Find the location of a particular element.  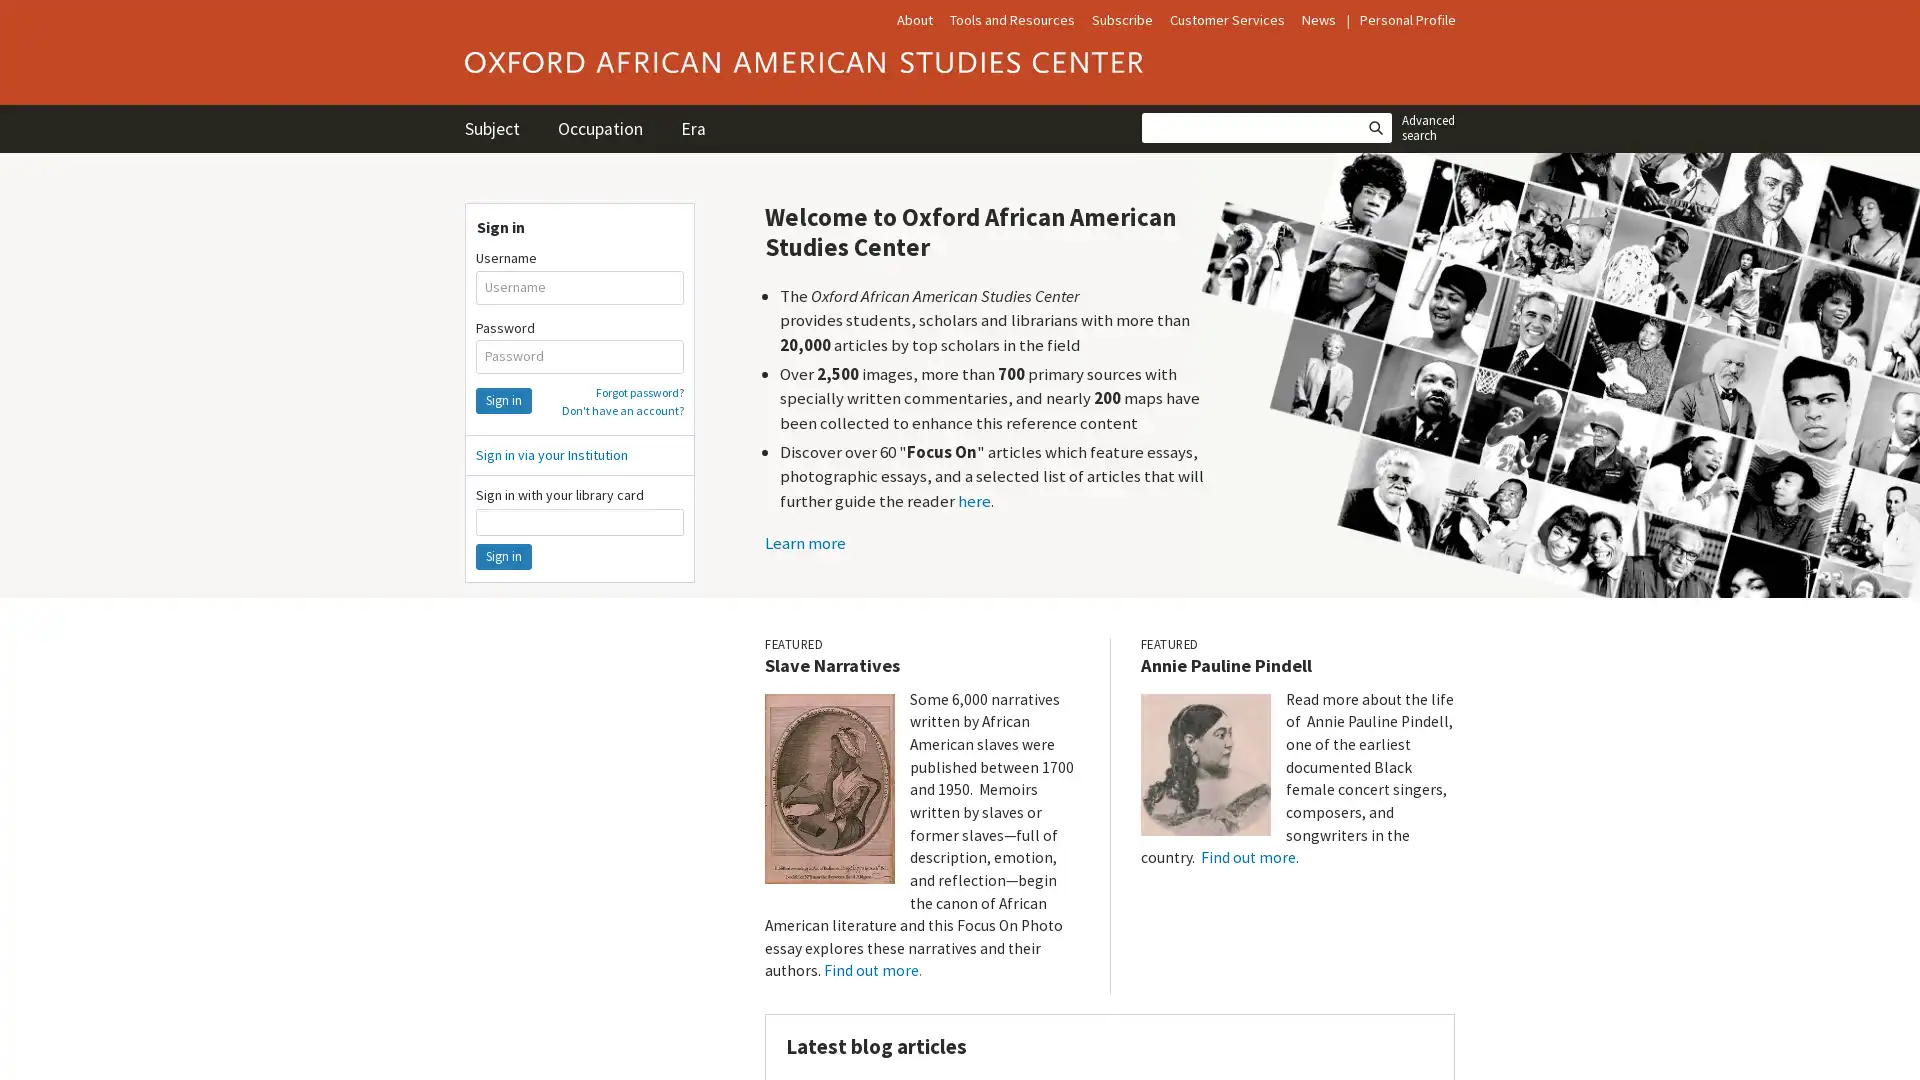

Search is located at coordinates (1375, 127).